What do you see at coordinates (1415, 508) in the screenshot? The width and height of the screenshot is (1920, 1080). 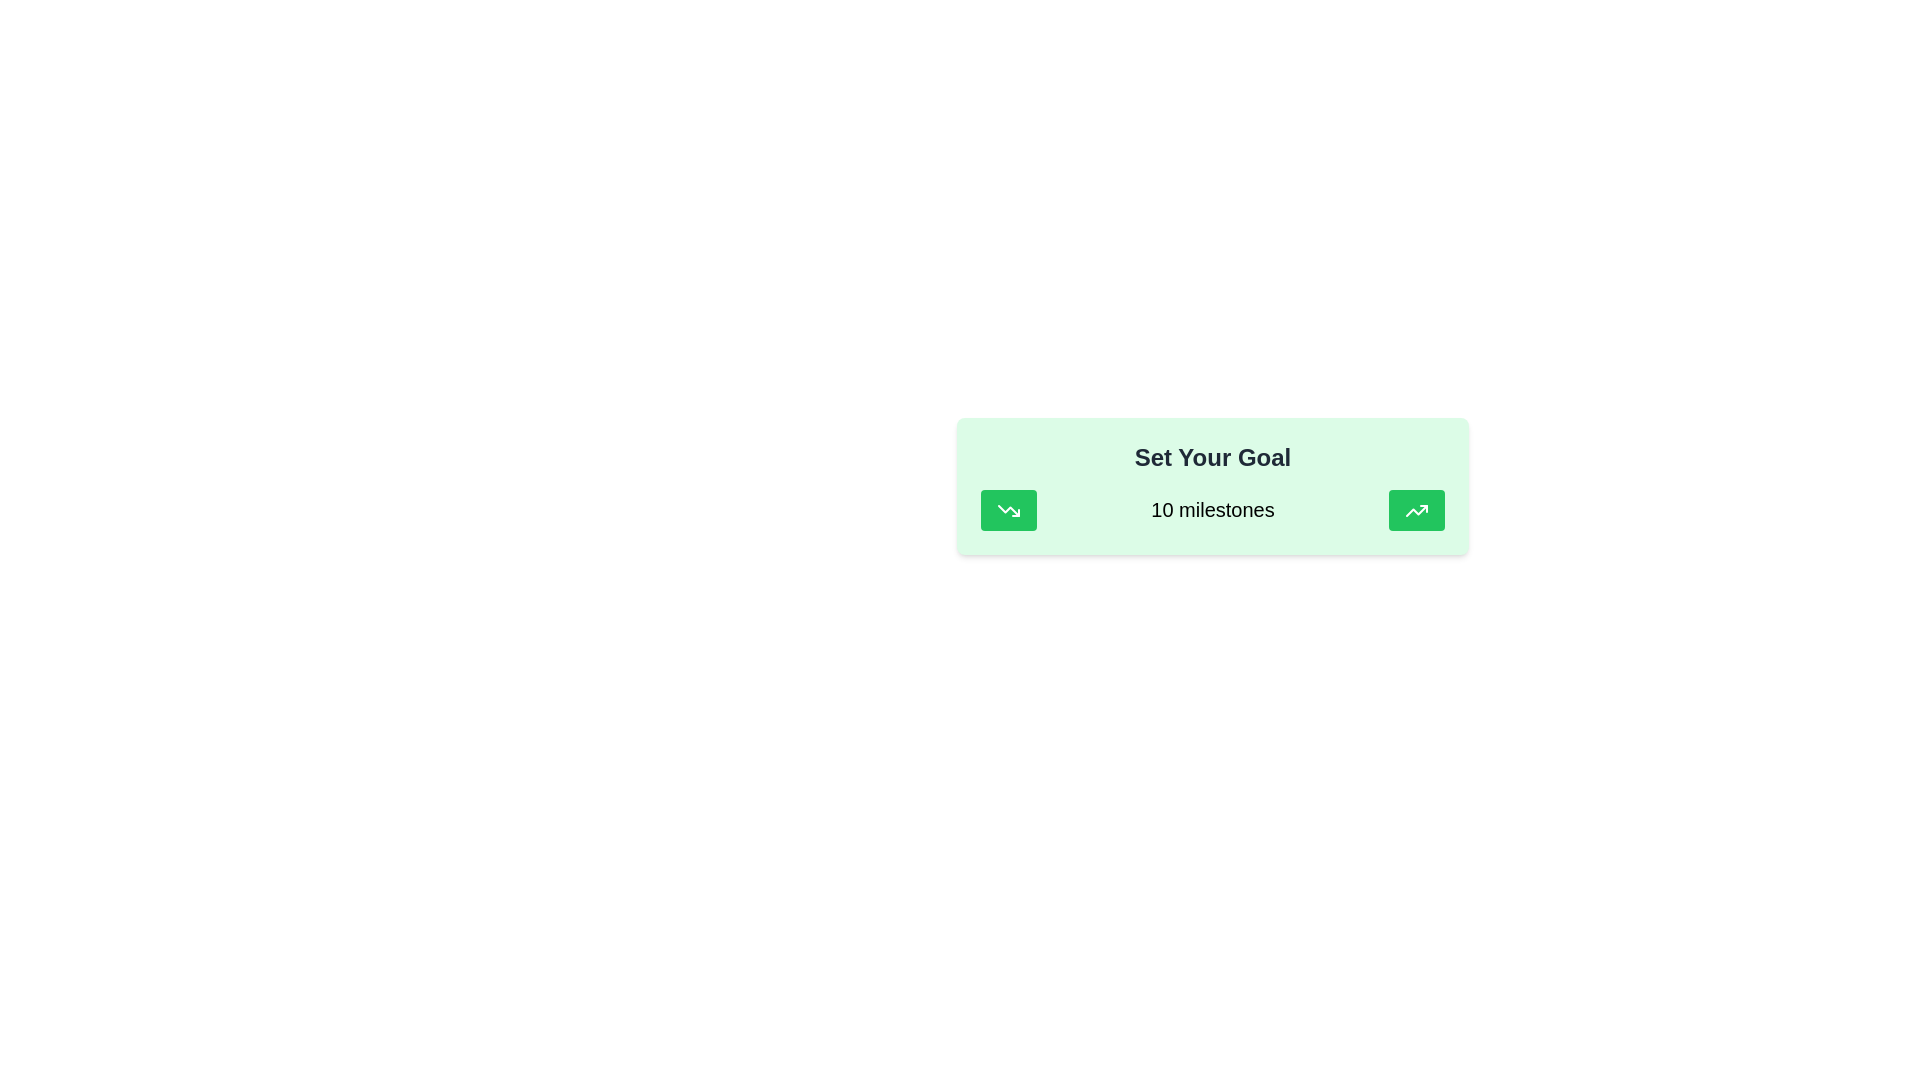 I see `the main diagonal line of the line chart icon, which is part of the 'Set Your Goal' button in the green light-background box` at bounding box center [1415, 508].